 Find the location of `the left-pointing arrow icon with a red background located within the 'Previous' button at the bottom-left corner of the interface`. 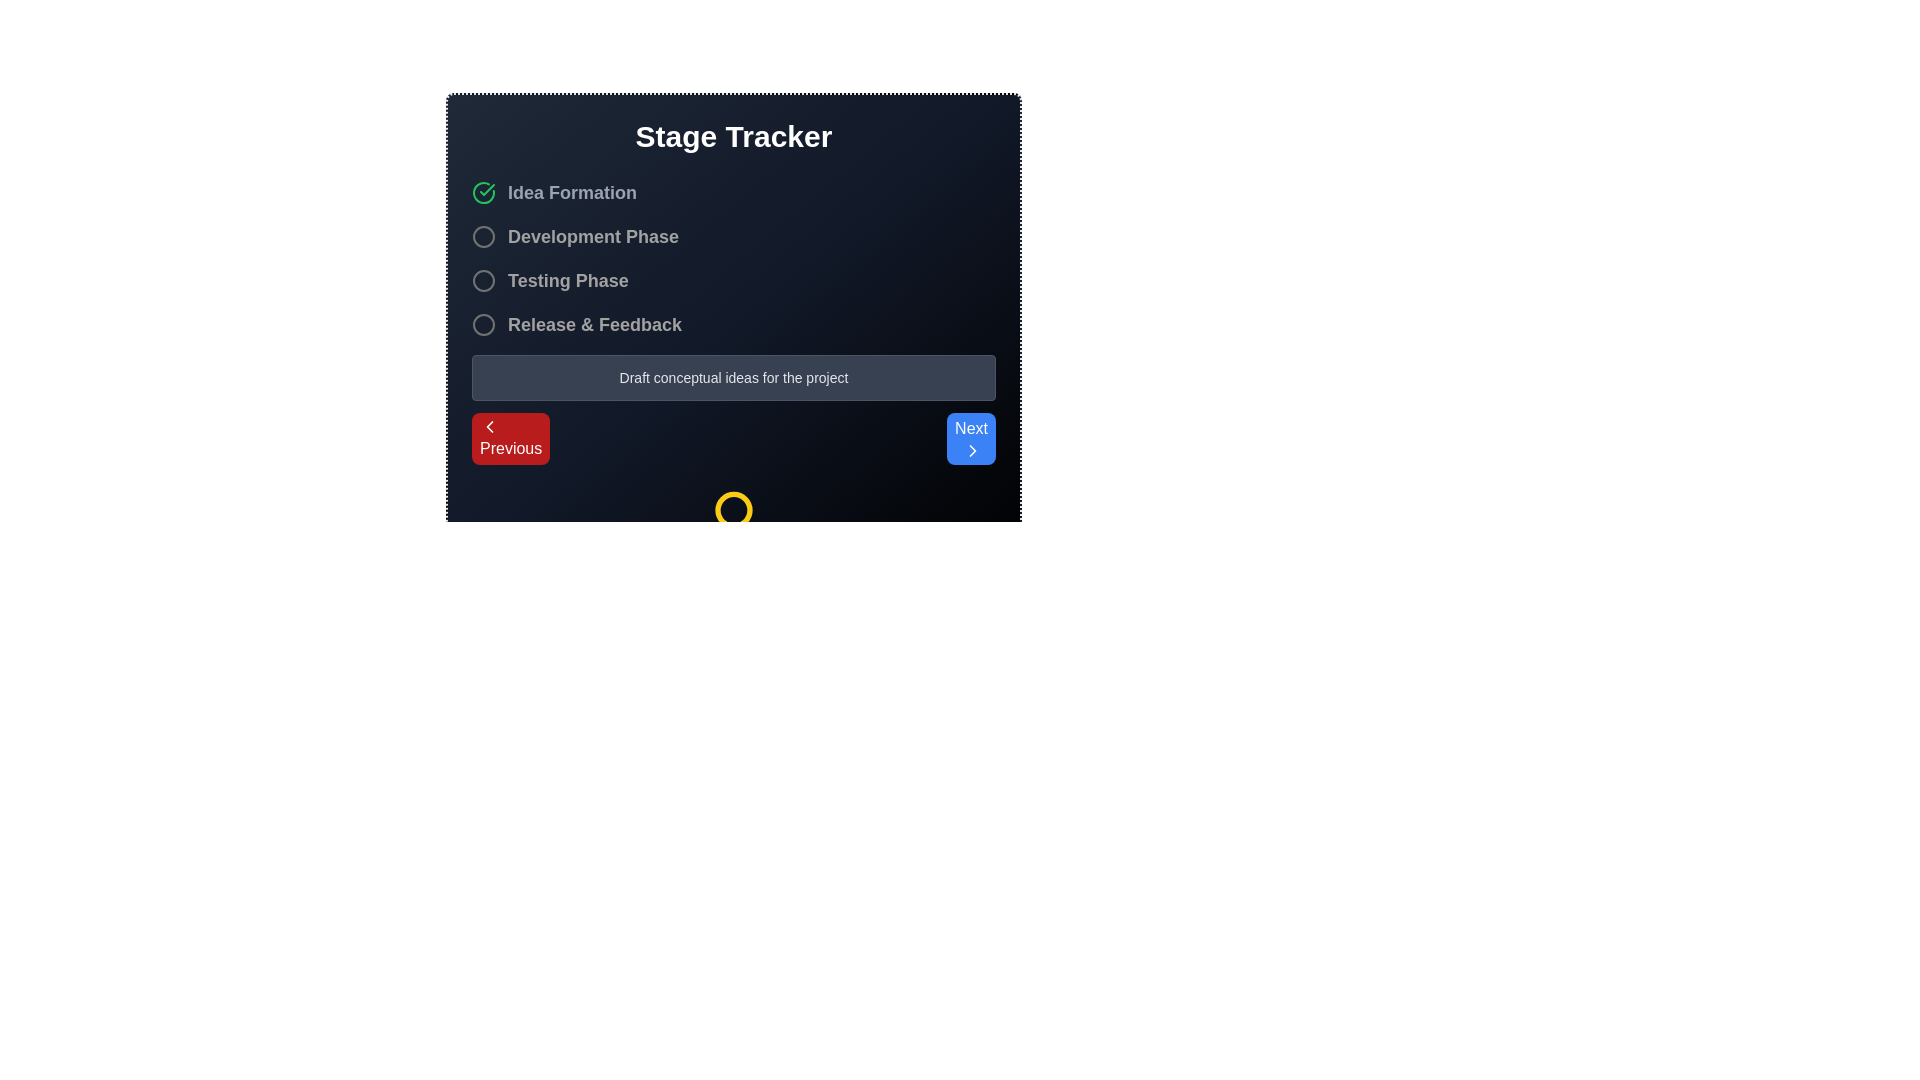

the left-pointing arrow icon with a red background located within the 'Previous' button at the bottom-left corner of the interface is located at coordinates (489, 426).